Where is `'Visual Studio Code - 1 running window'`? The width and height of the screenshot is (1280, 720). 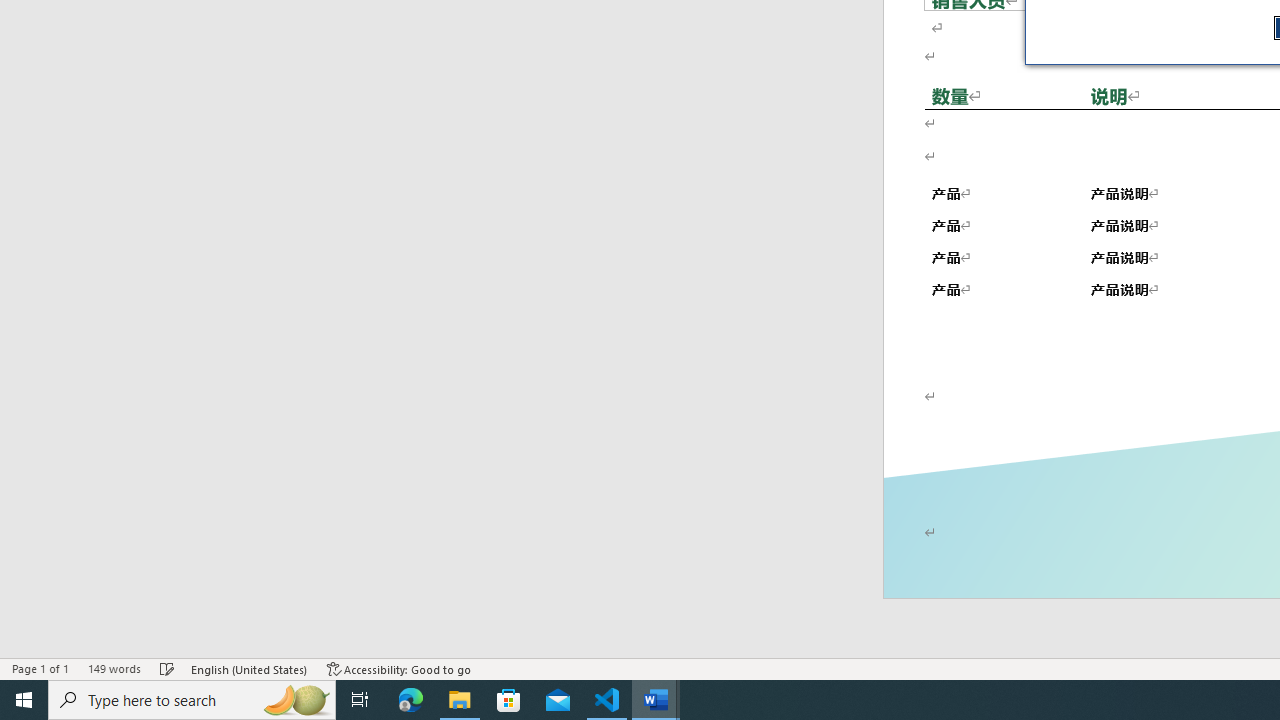
'Visual Studio Code - 1 running window' is located at coordinates (606, 698).